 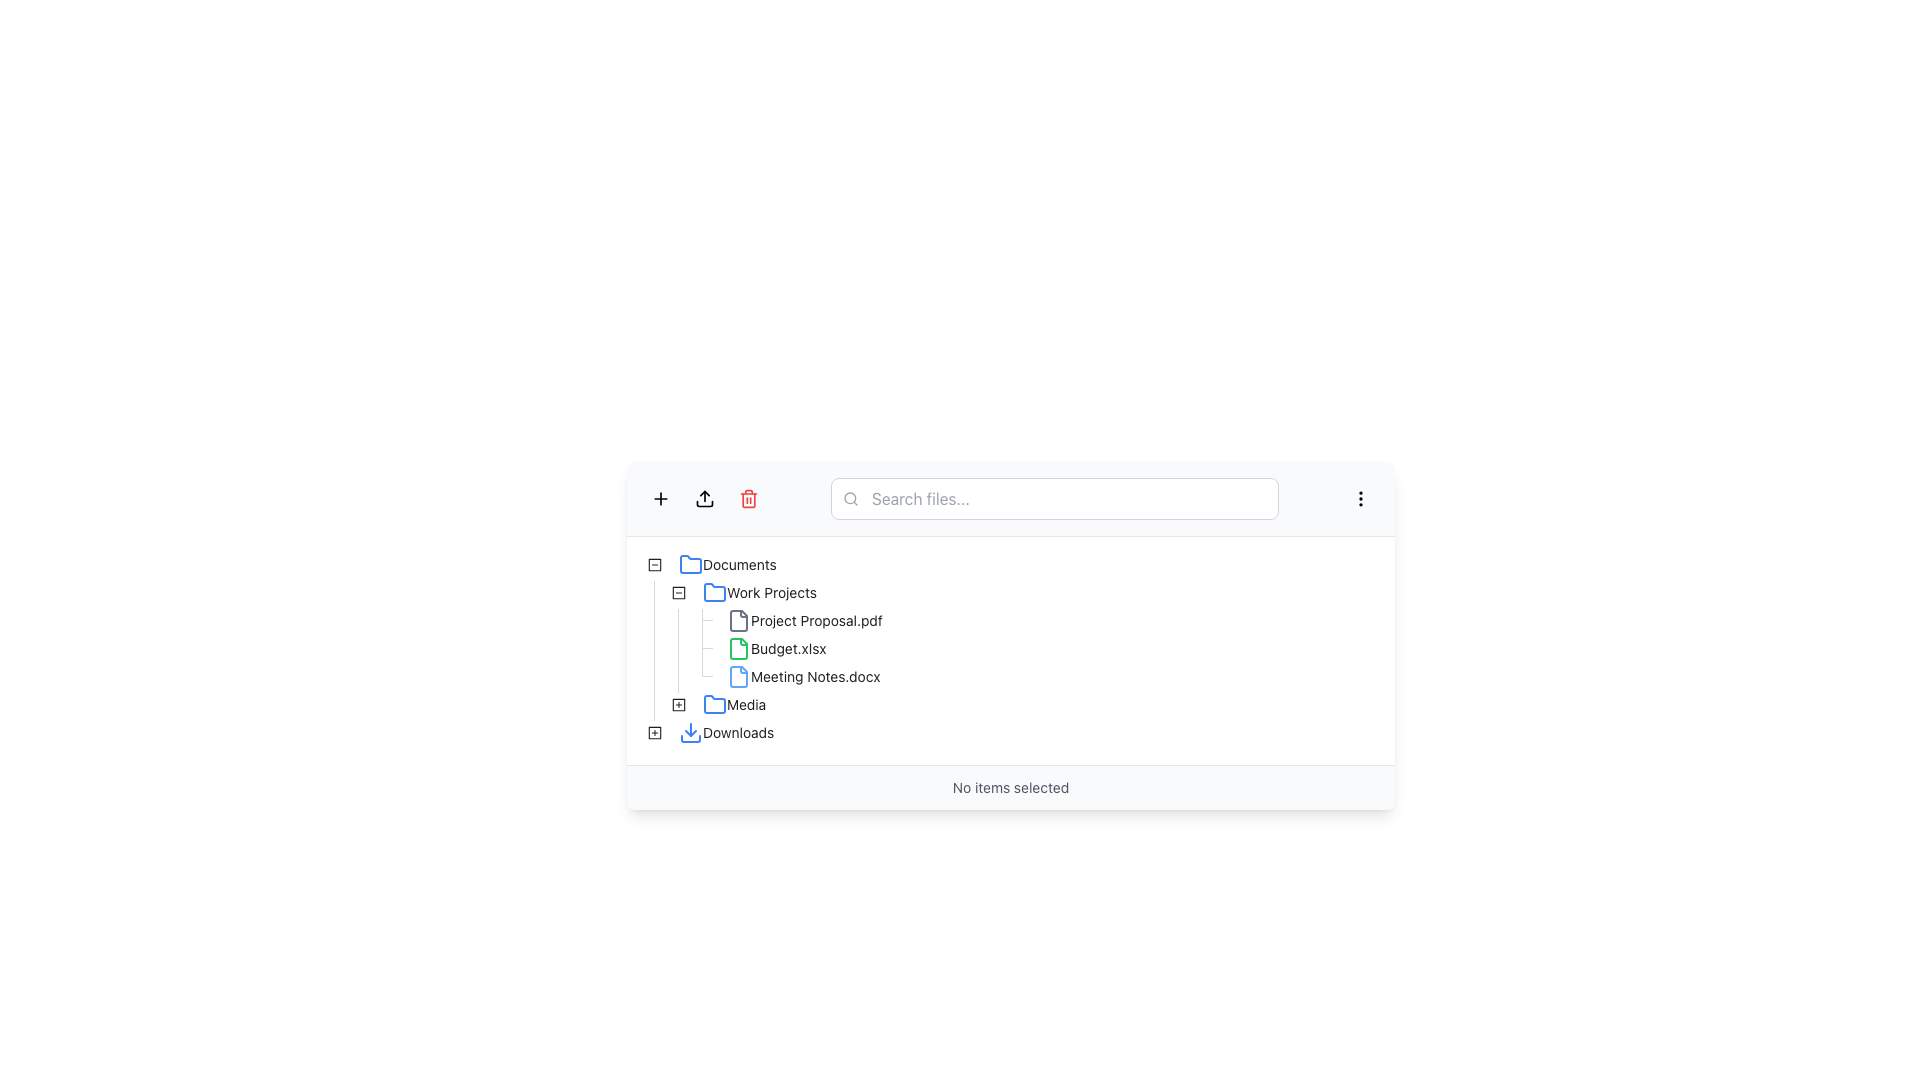 I want to click on the 'Add' or 'Create New' button located at the top left of the interface, so click(x=661, y=497).